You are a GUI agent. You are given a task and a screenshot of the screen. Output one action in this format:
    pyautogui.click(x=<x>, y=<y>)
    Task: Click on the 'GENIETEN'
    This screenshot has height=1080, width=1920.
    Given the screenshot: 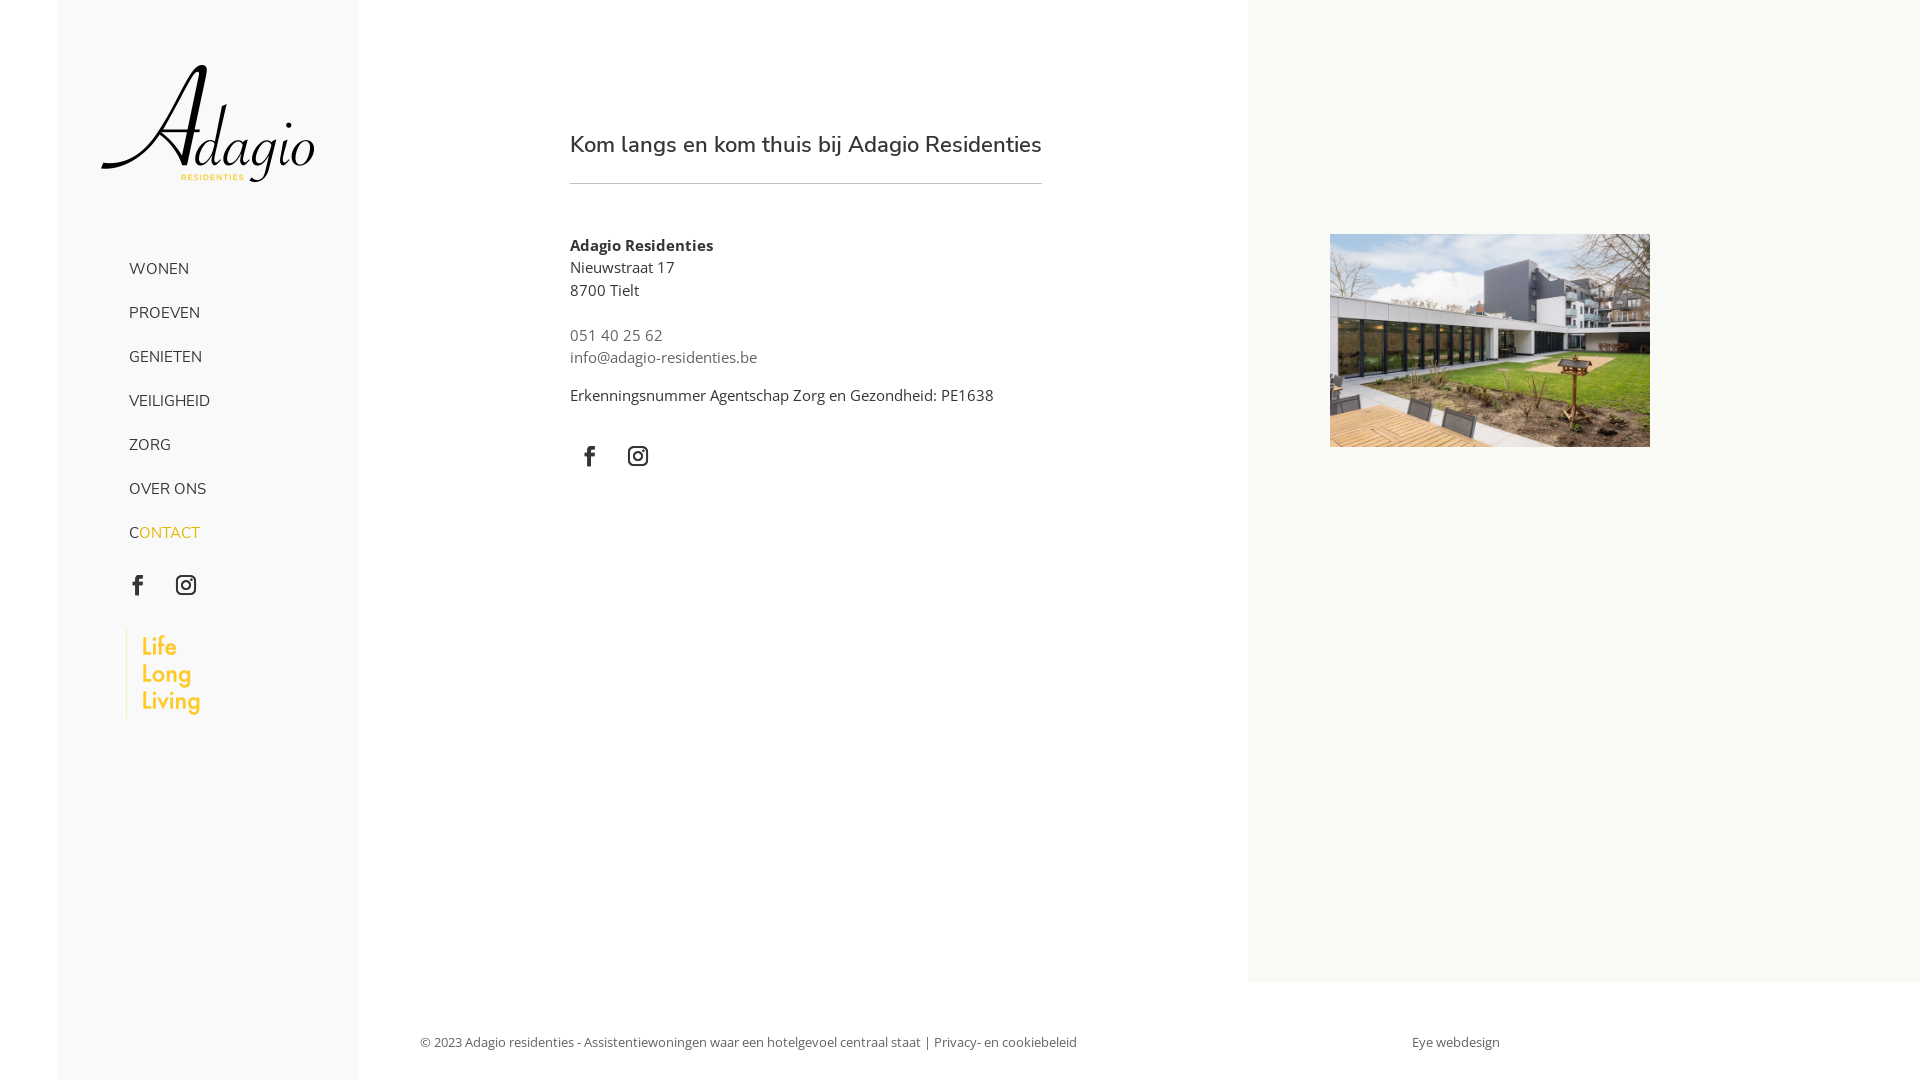 What is the action you would take?
    pyautogui.click(x=207, y=356)
    